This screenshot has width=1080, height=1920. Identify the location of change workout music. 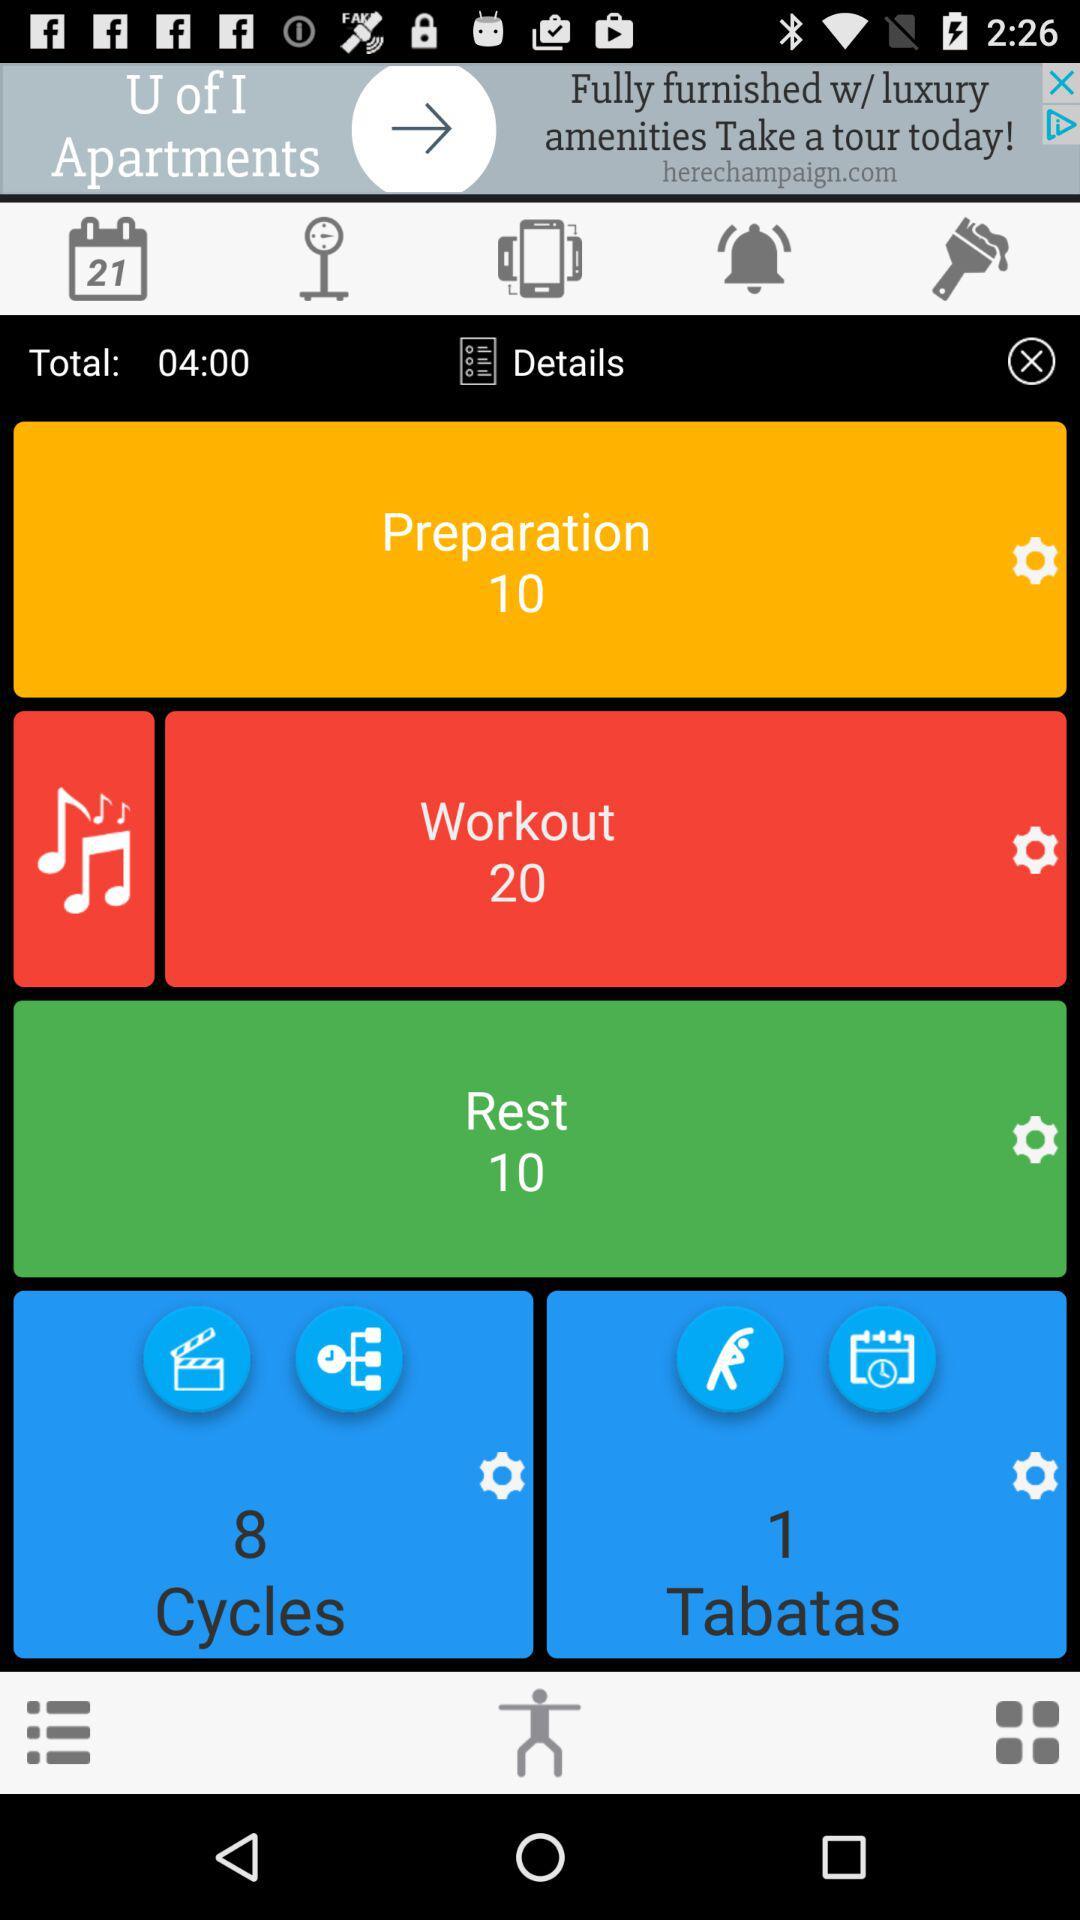
(83, 849).